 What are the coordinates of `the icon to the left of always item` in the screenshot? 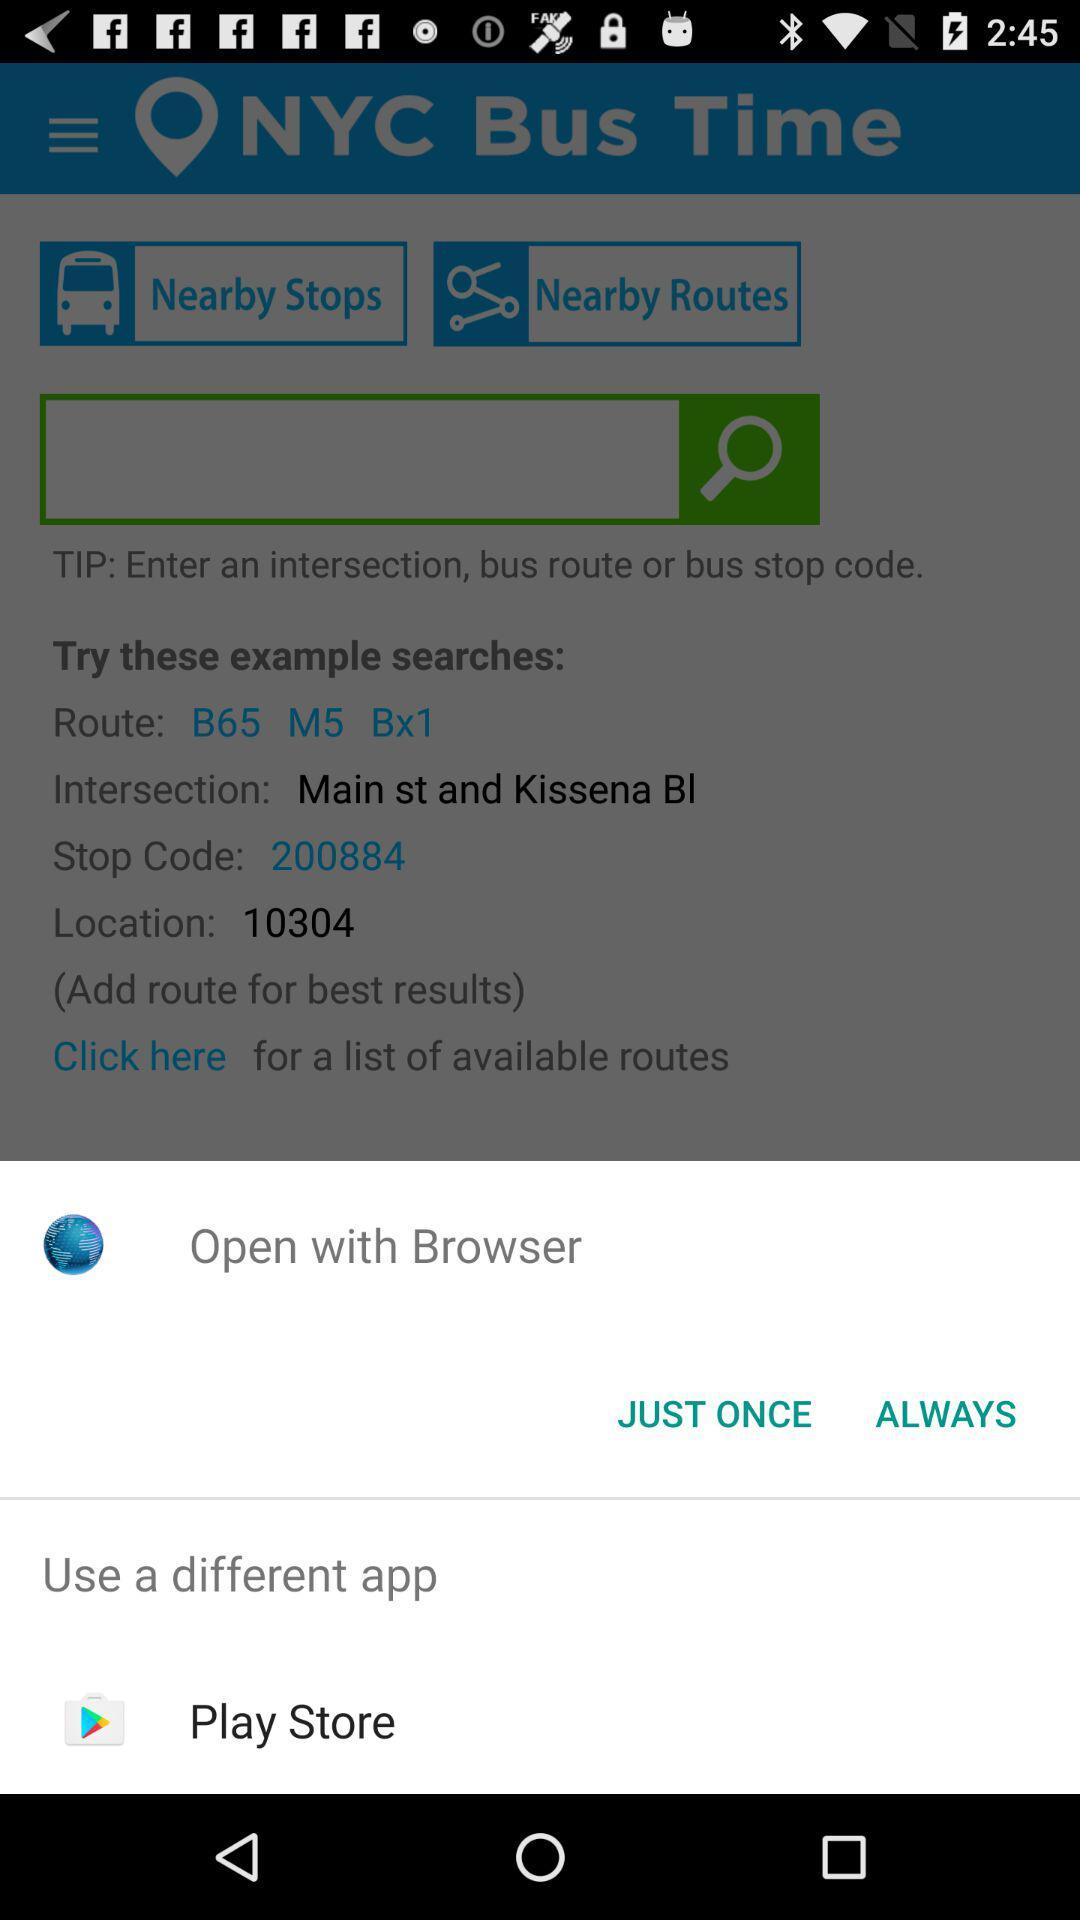 It's located at (713, 1411).